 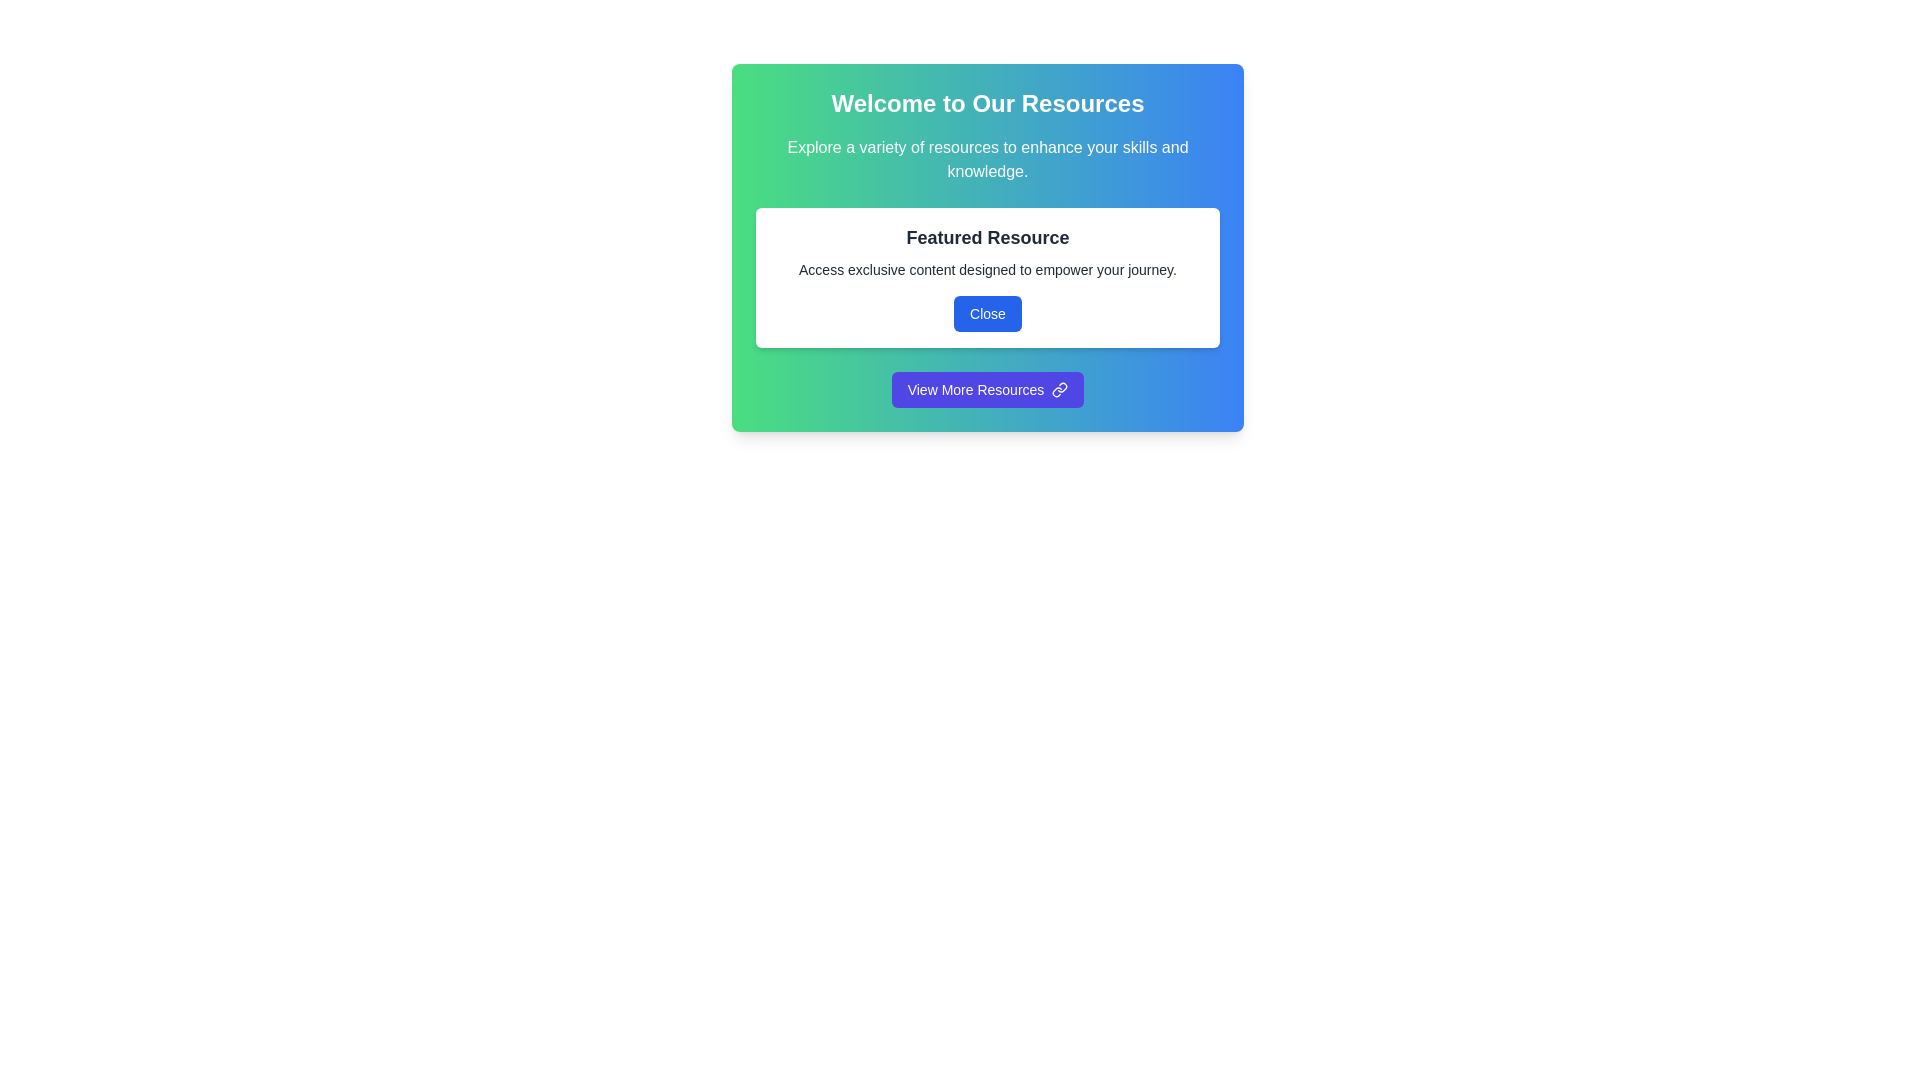 I want to click on the introductory Text Label that provides a summary guiding users, so click(x=988, y=158).